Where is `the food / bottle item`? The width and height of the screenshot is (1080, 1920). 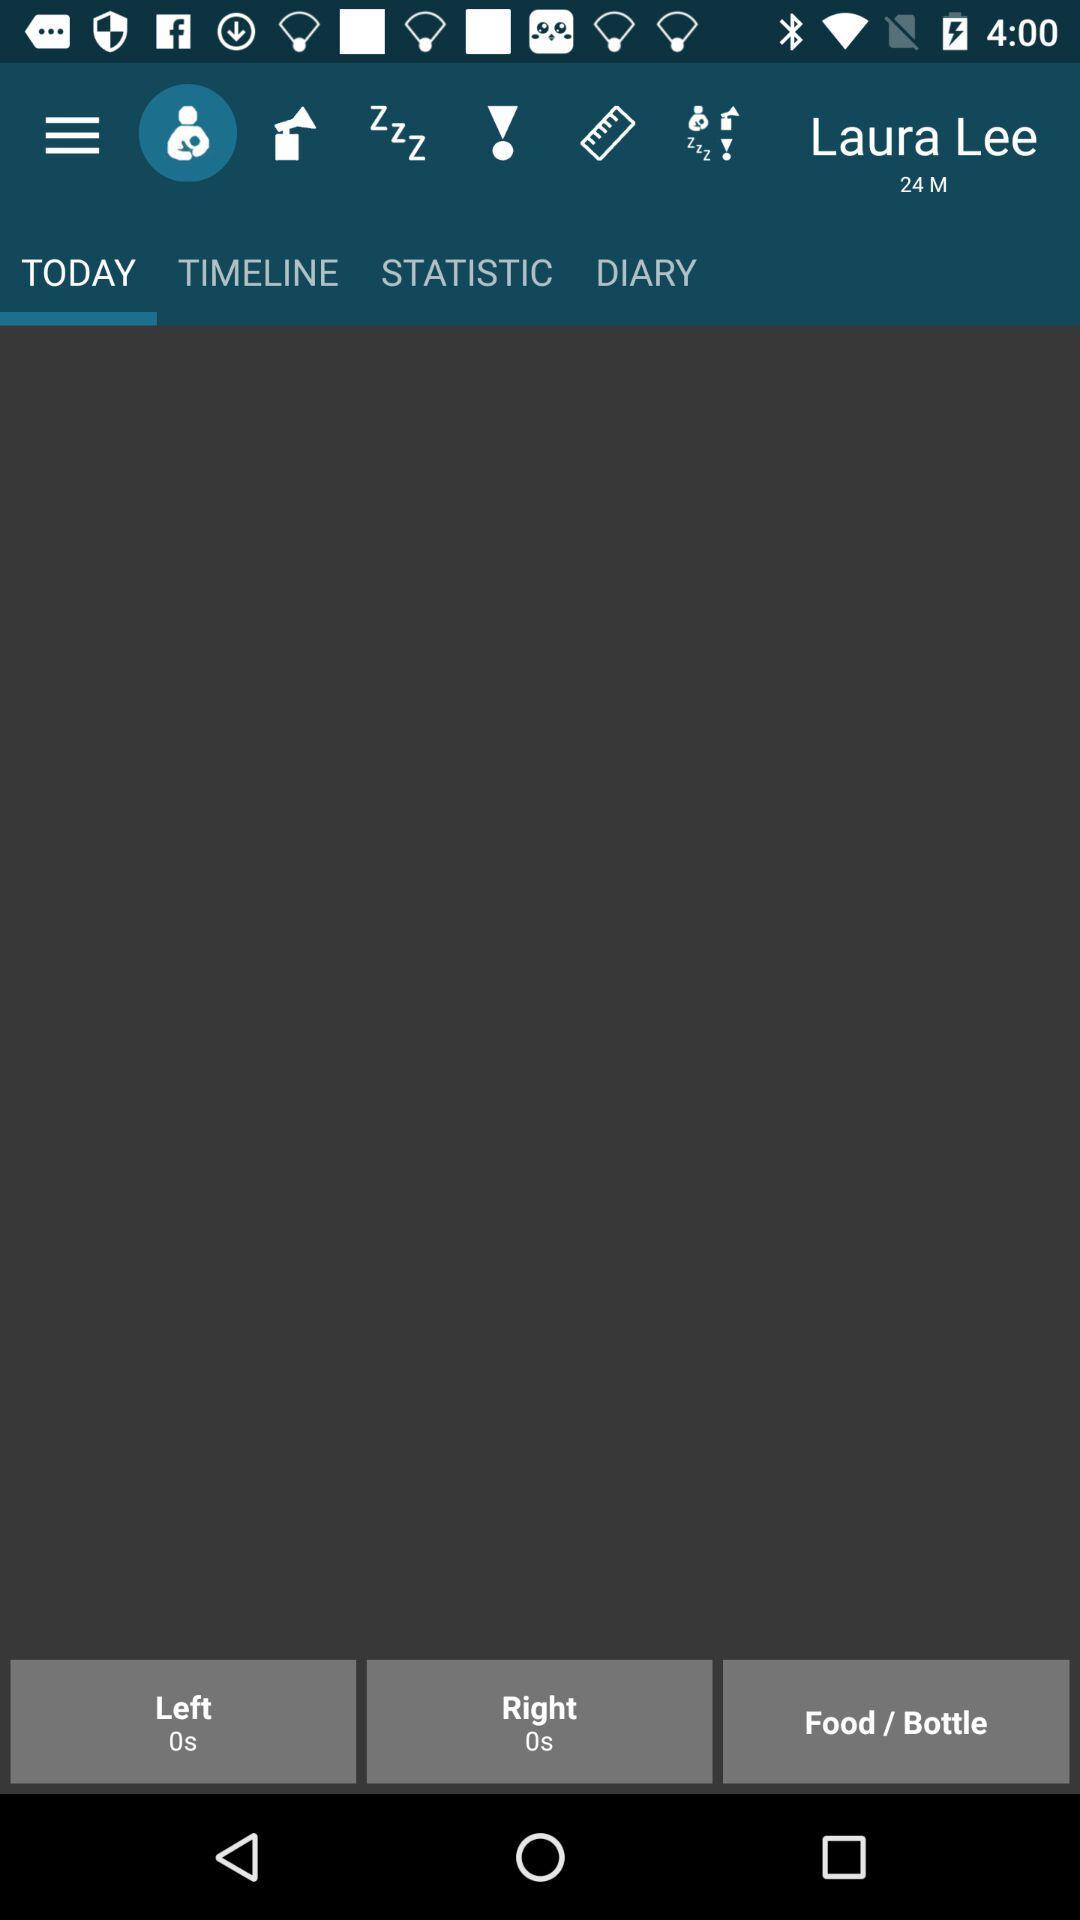 the food / bottle item is located at coordinates (895, 1720).